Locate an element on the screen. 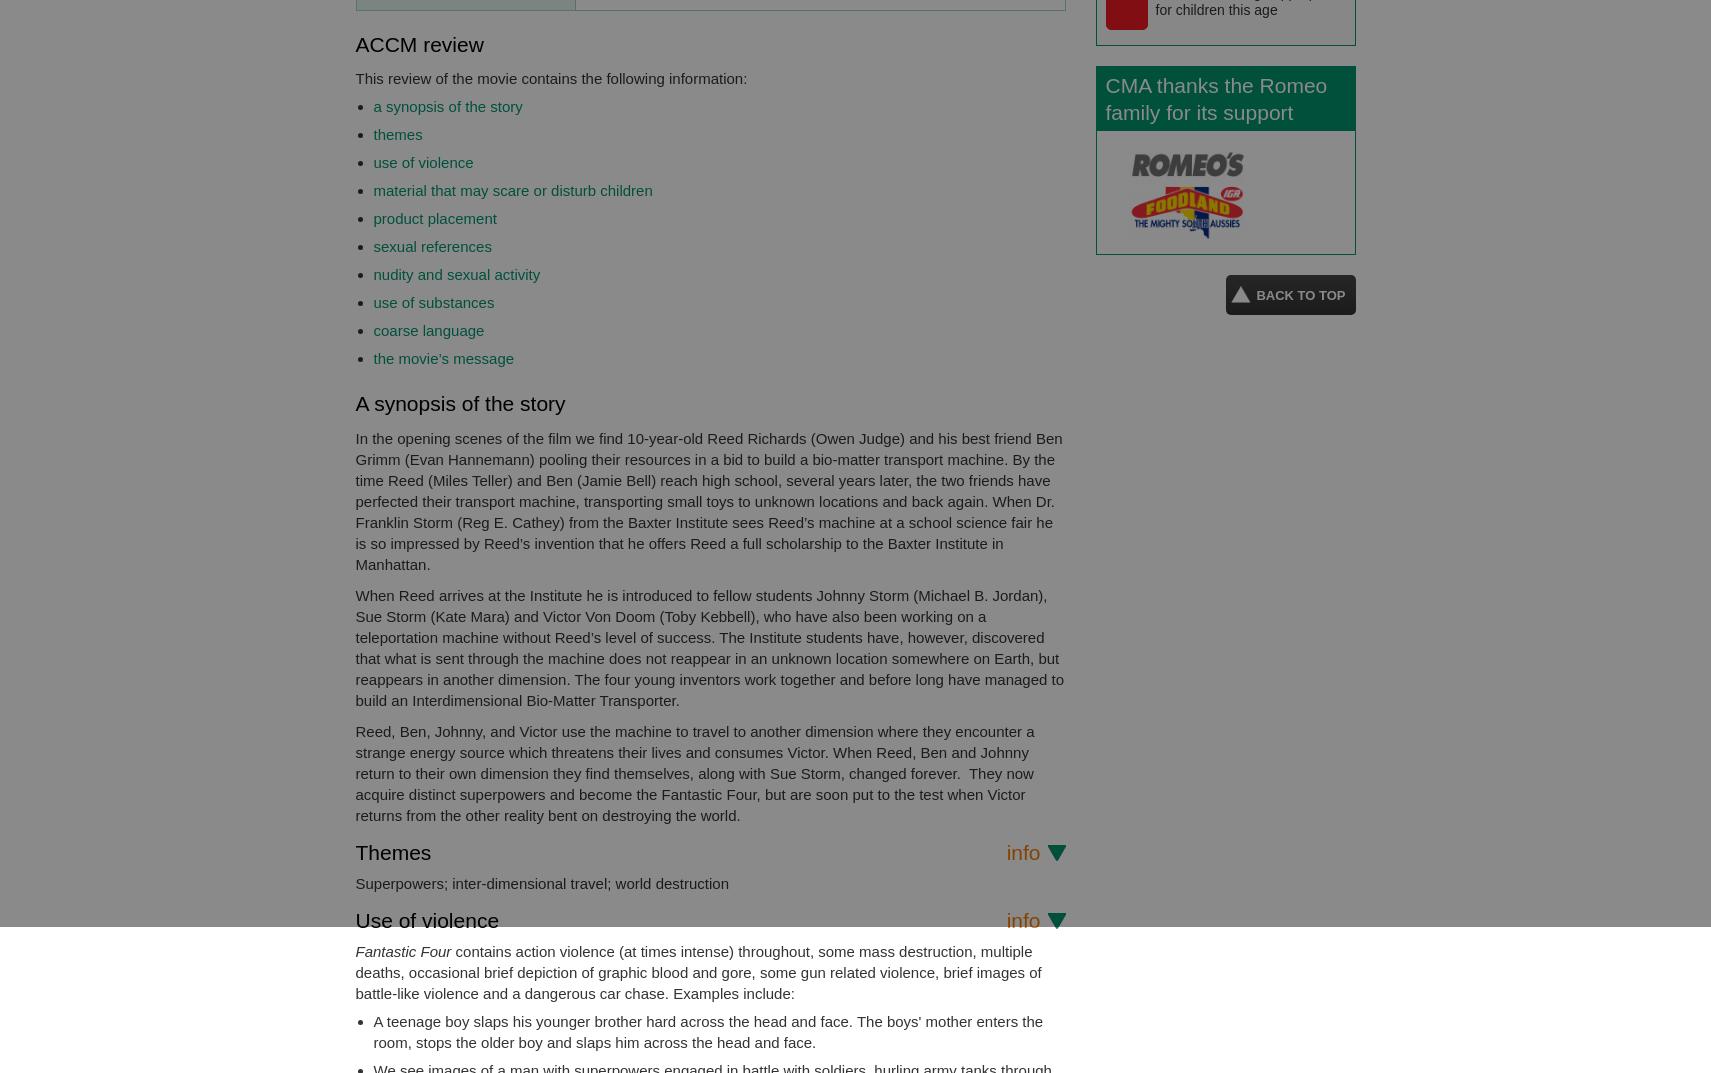 Image resolution: width=1711 pixels, height=1073 pixels. 'use of substances' is located at coordinates (433, 302).